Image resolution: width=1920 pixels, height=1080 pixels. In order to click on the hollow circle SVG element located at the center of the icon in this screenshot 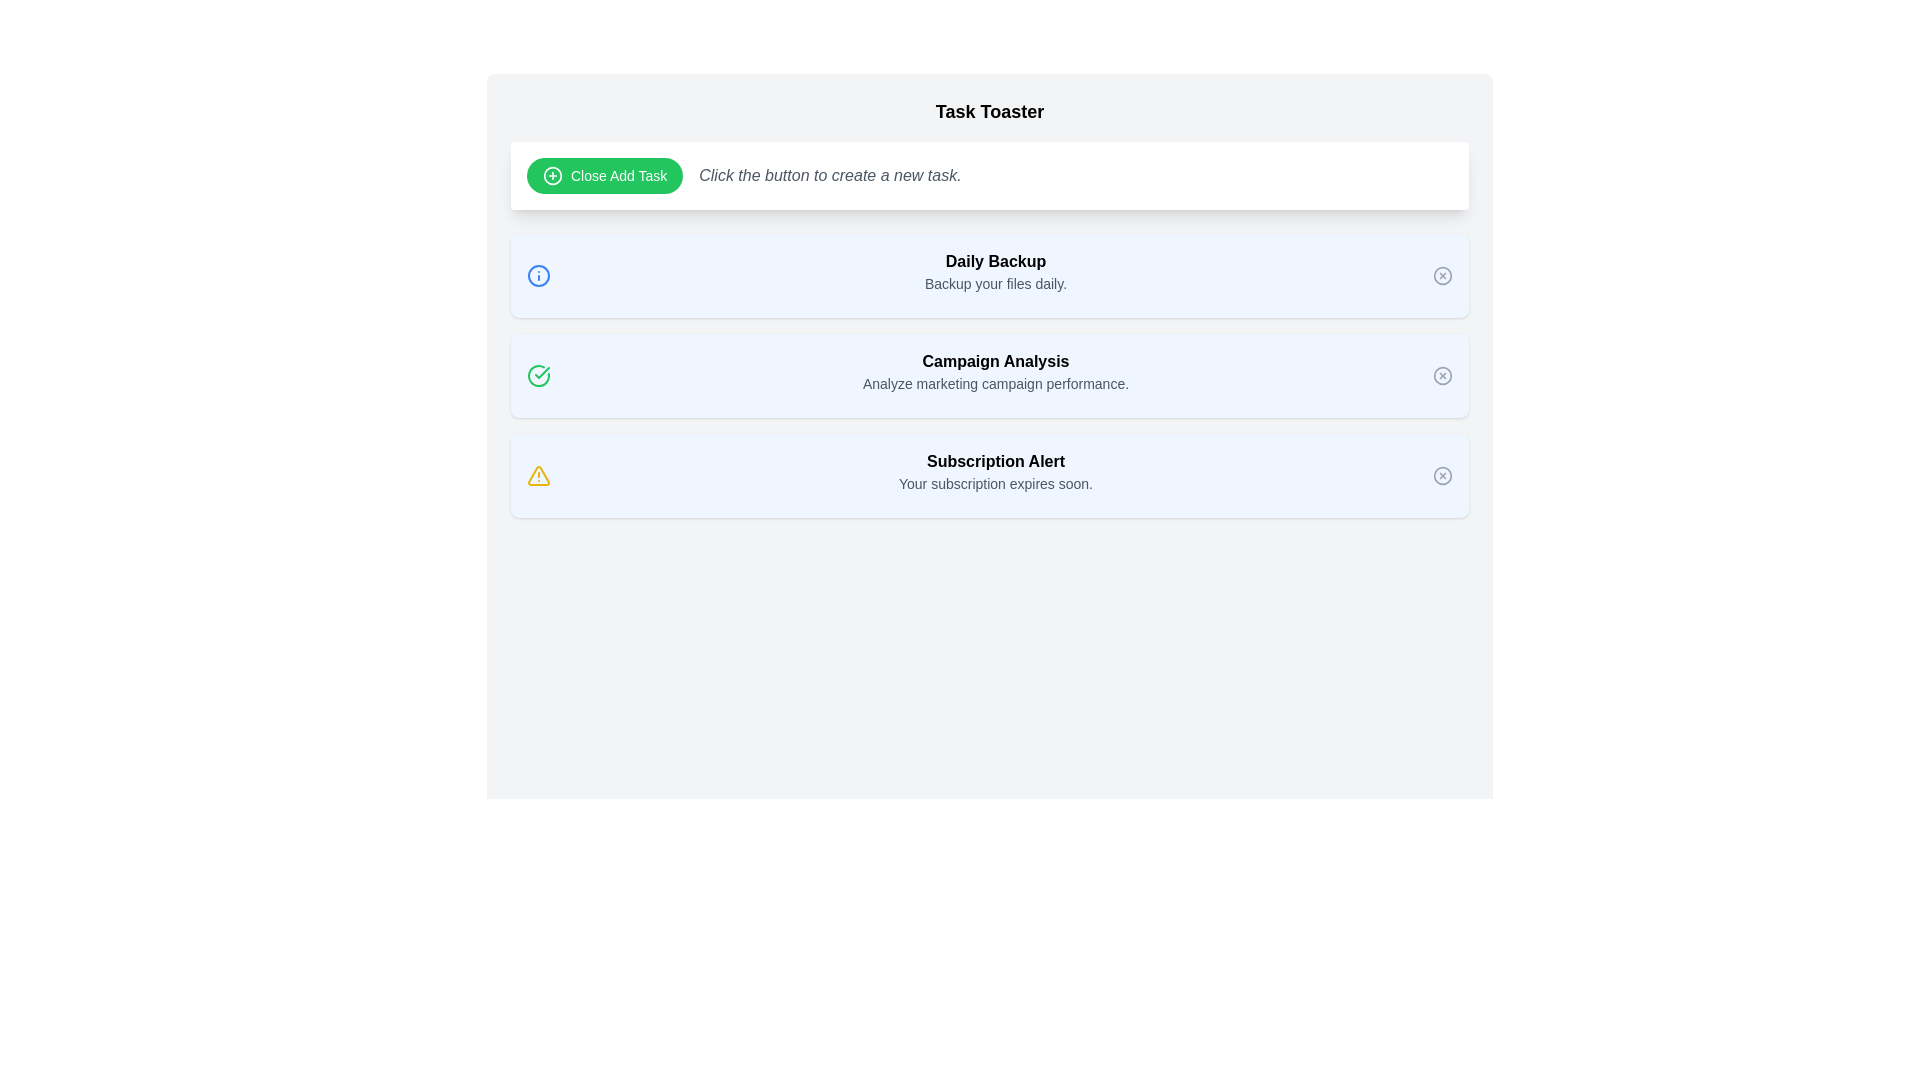, I will do `click(1443, 375)`.